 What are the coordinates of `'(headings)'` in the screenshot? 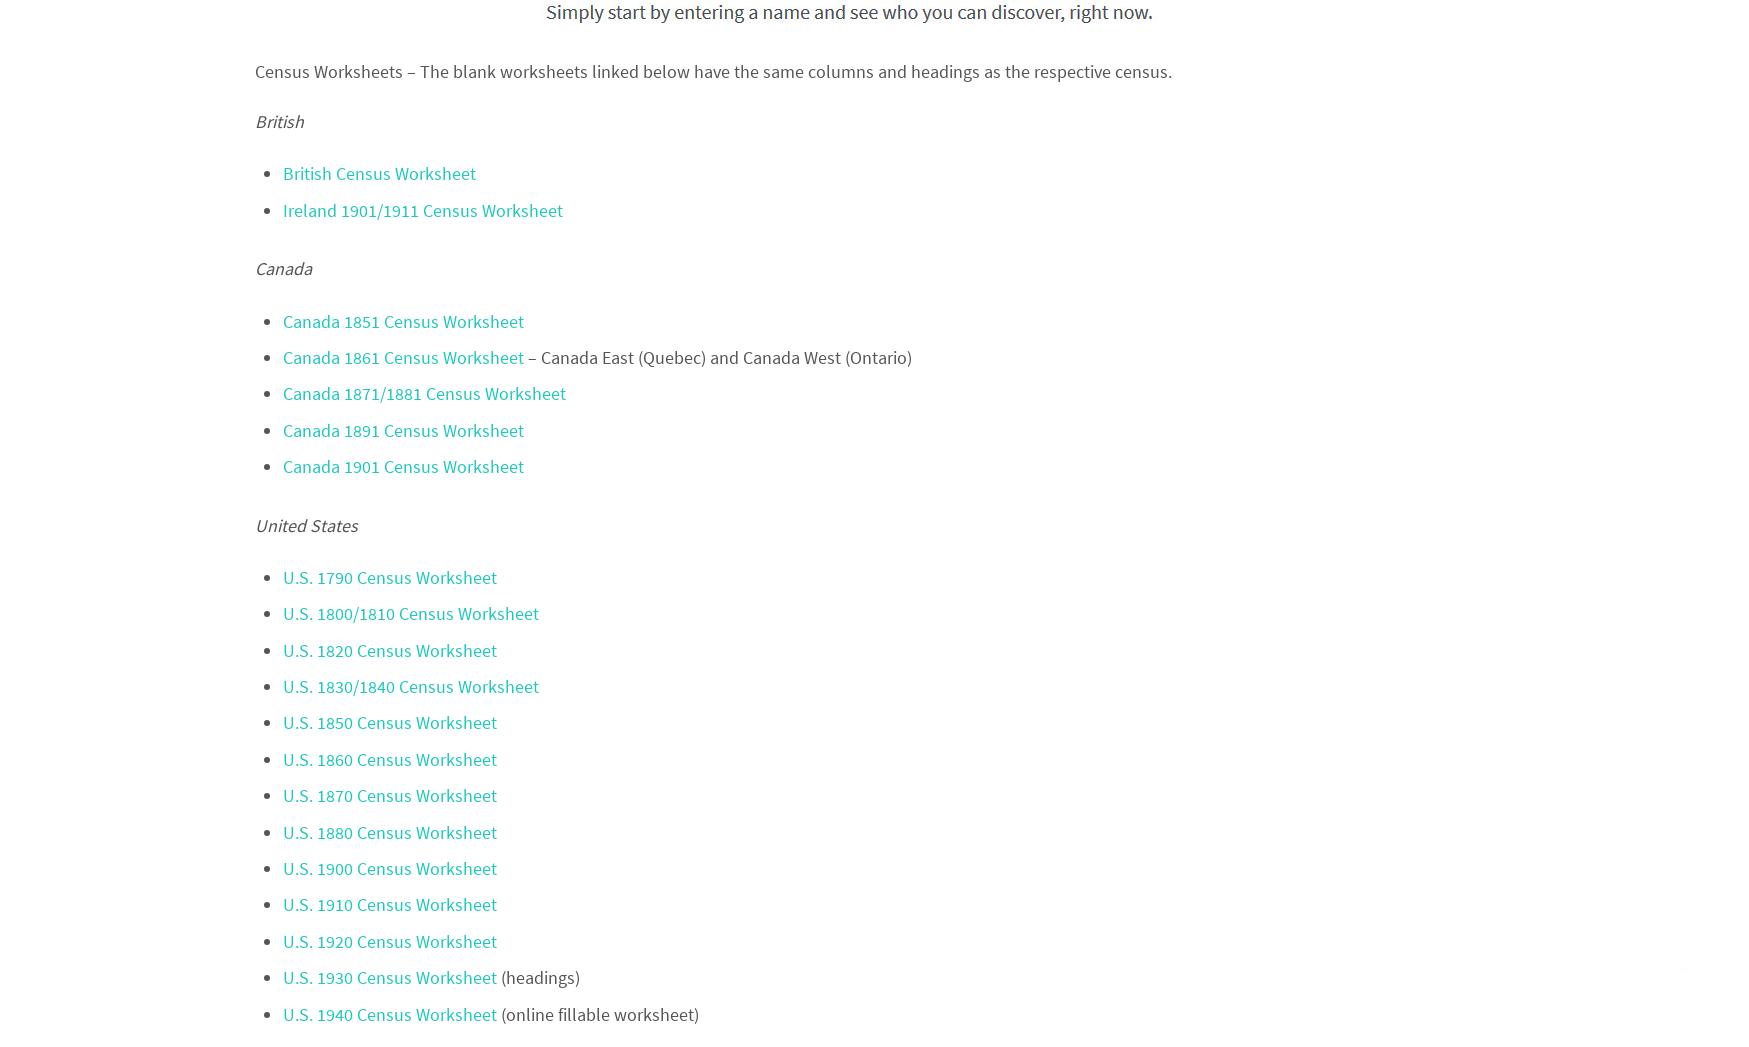 It's located at (497, 976).